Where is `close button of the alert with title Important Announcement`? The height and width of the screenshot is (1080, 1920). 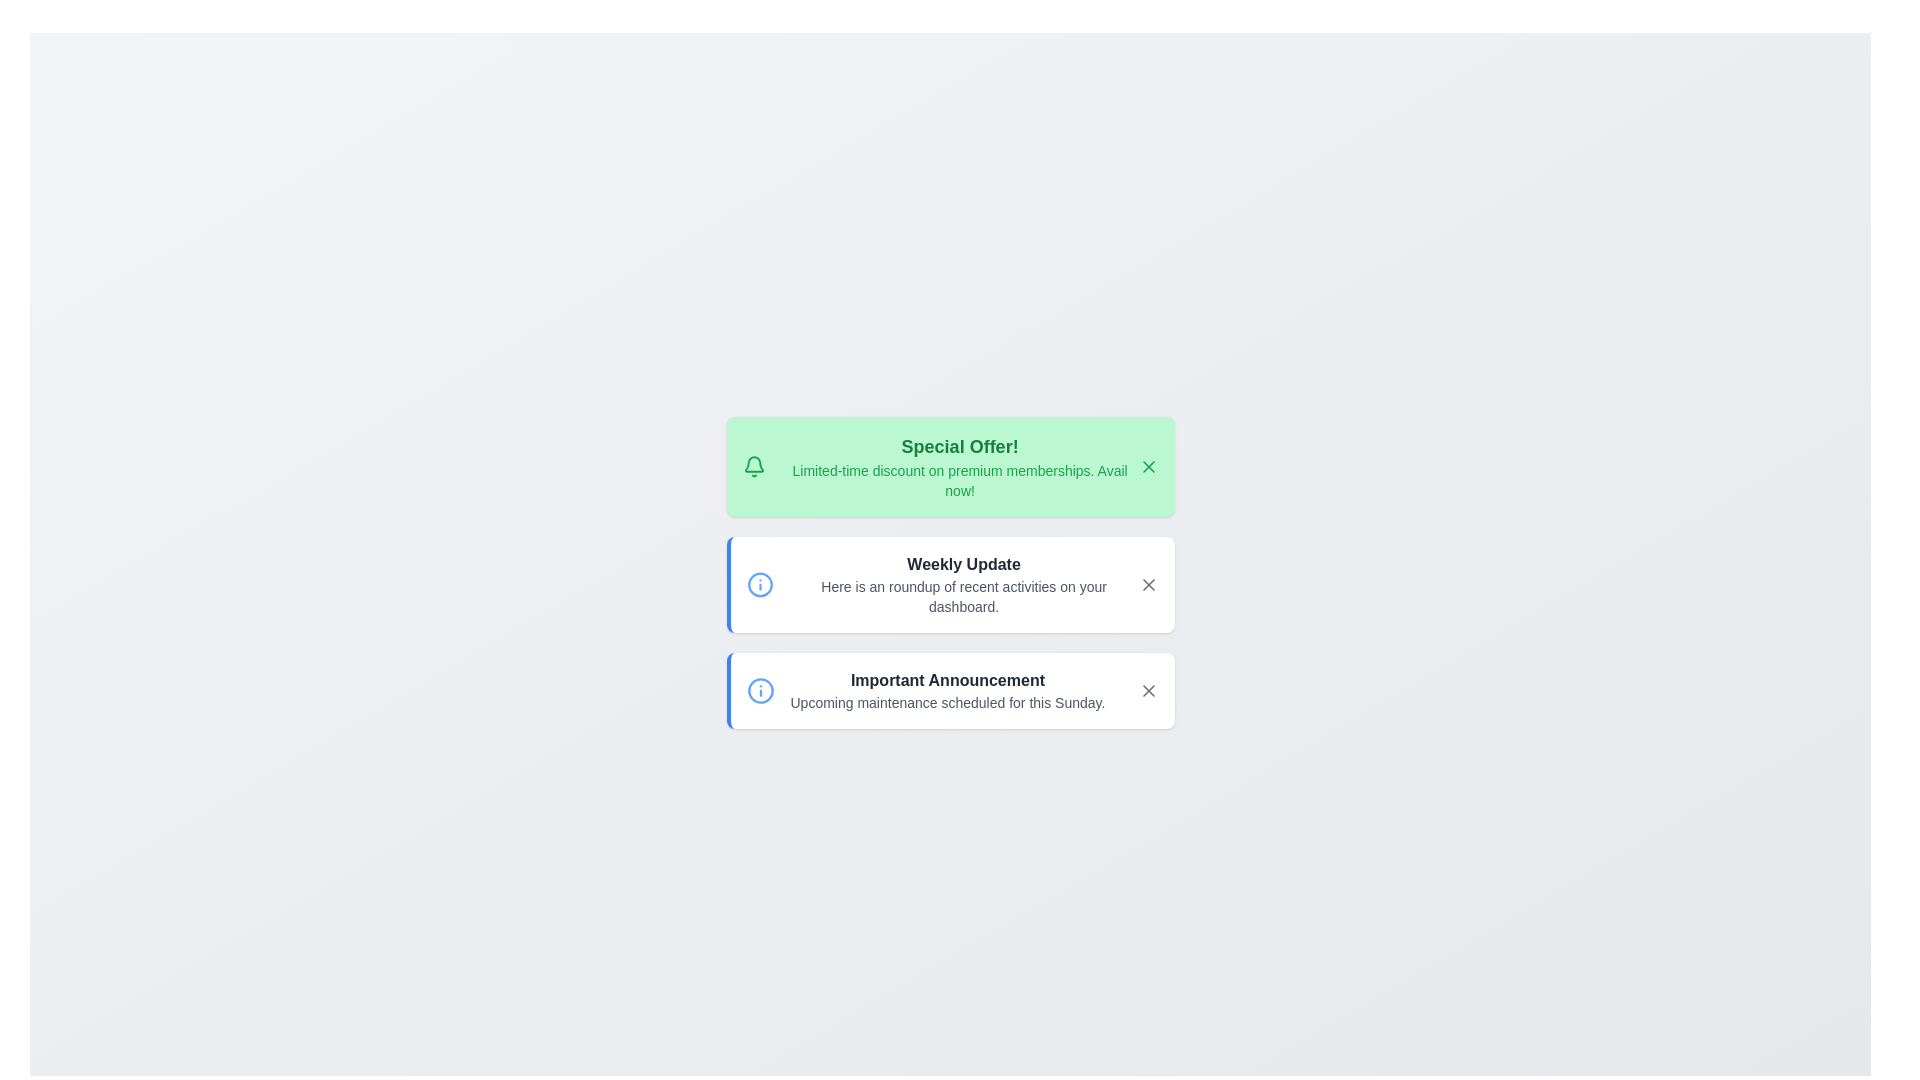
close button of the alert with title Important Announcement is located at coordinates (1148, 689).